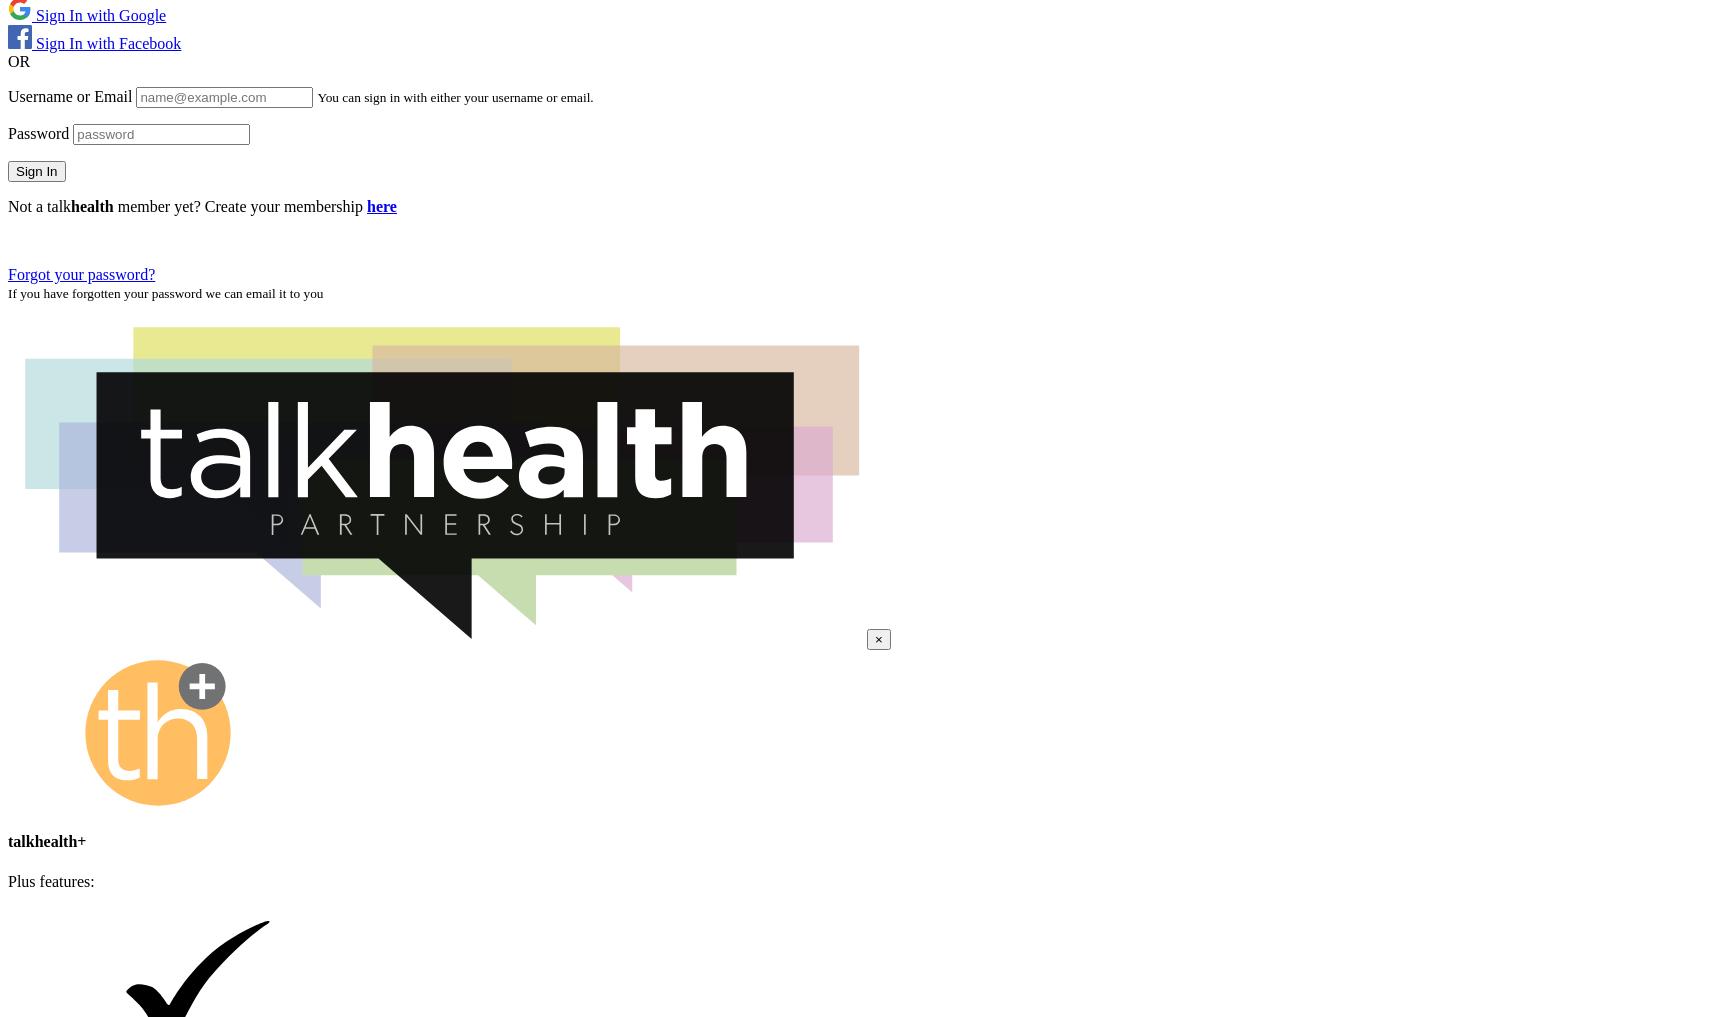  What do you see at coordinates (34, 840) in the screenshot?
I see `'health+'` at bounding box center [34, 840].